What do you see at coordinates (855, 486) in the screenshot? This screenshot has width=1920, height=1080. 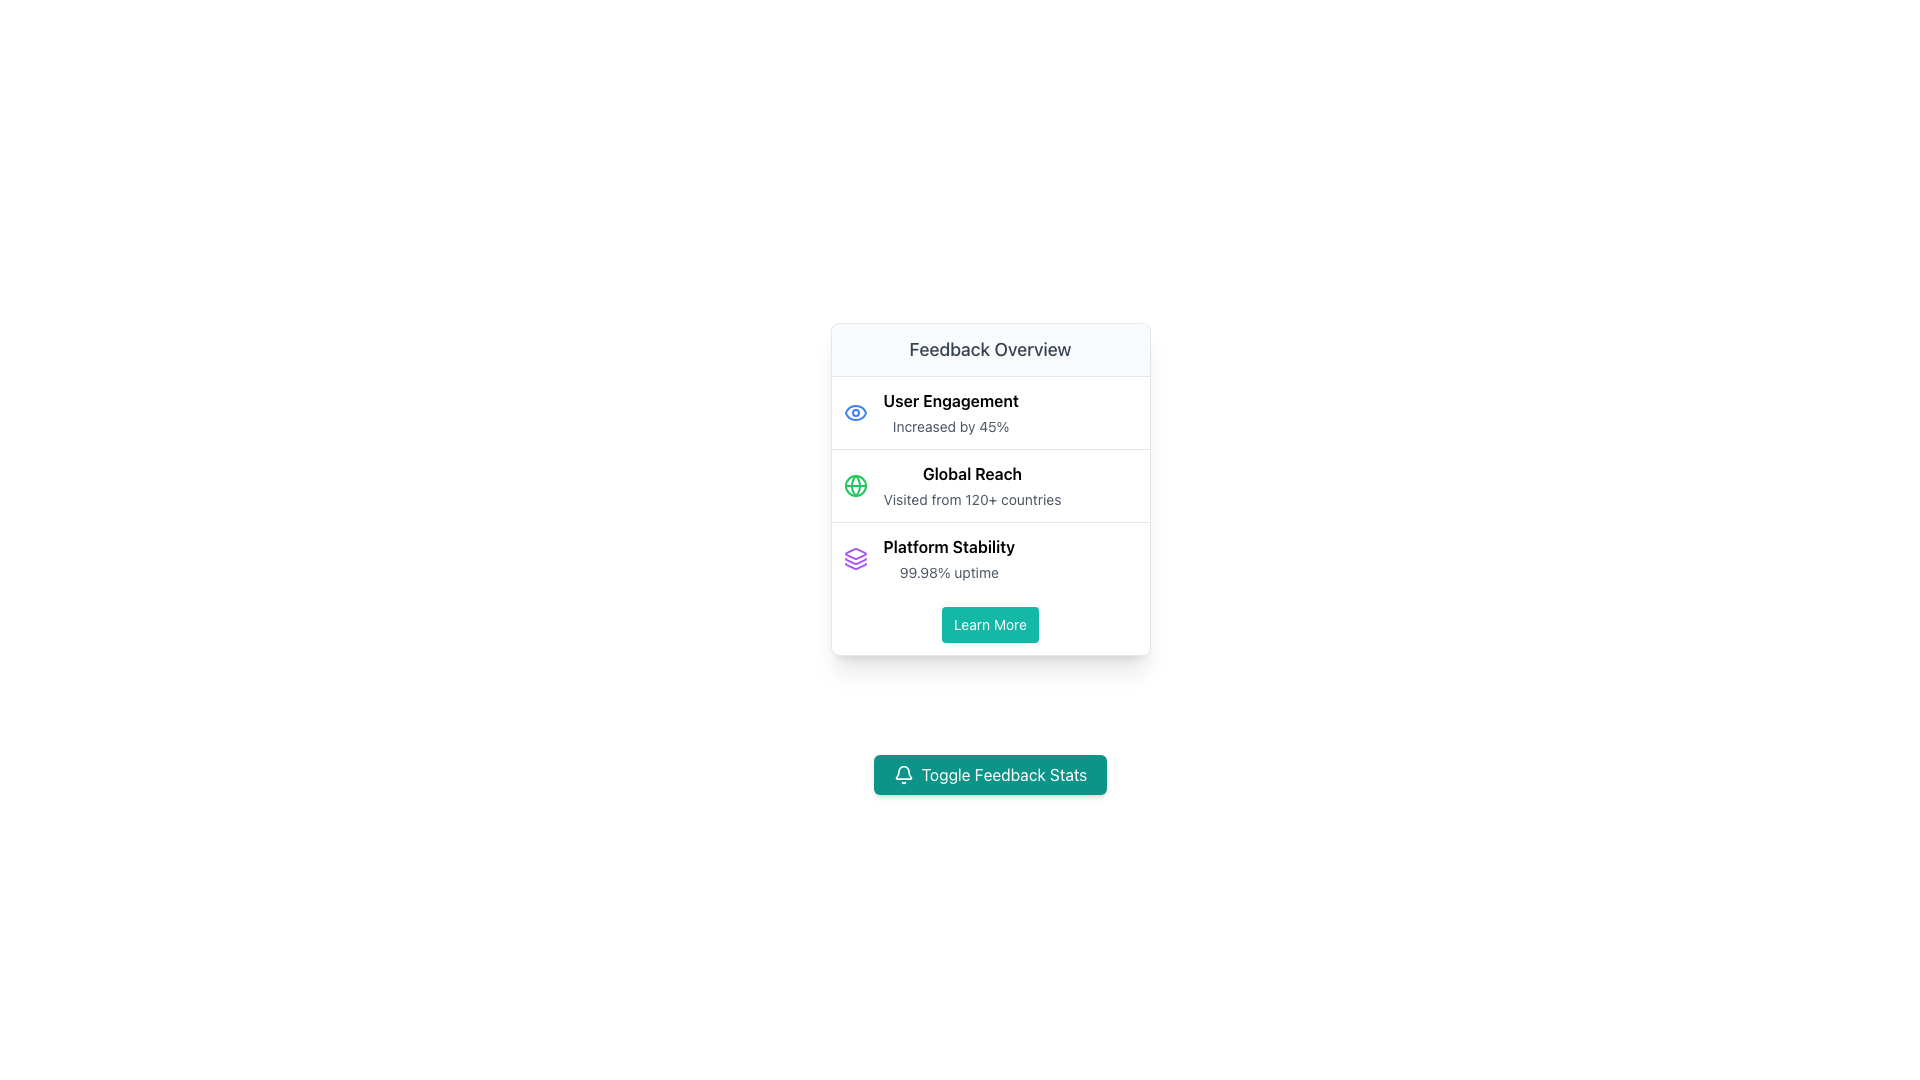 I see `the green-colored circular globe icon that is the leftmost visual indicator in the second row of a vertically aligned list, next to the text 'Global Reach'` at bounding box center [855, 486].